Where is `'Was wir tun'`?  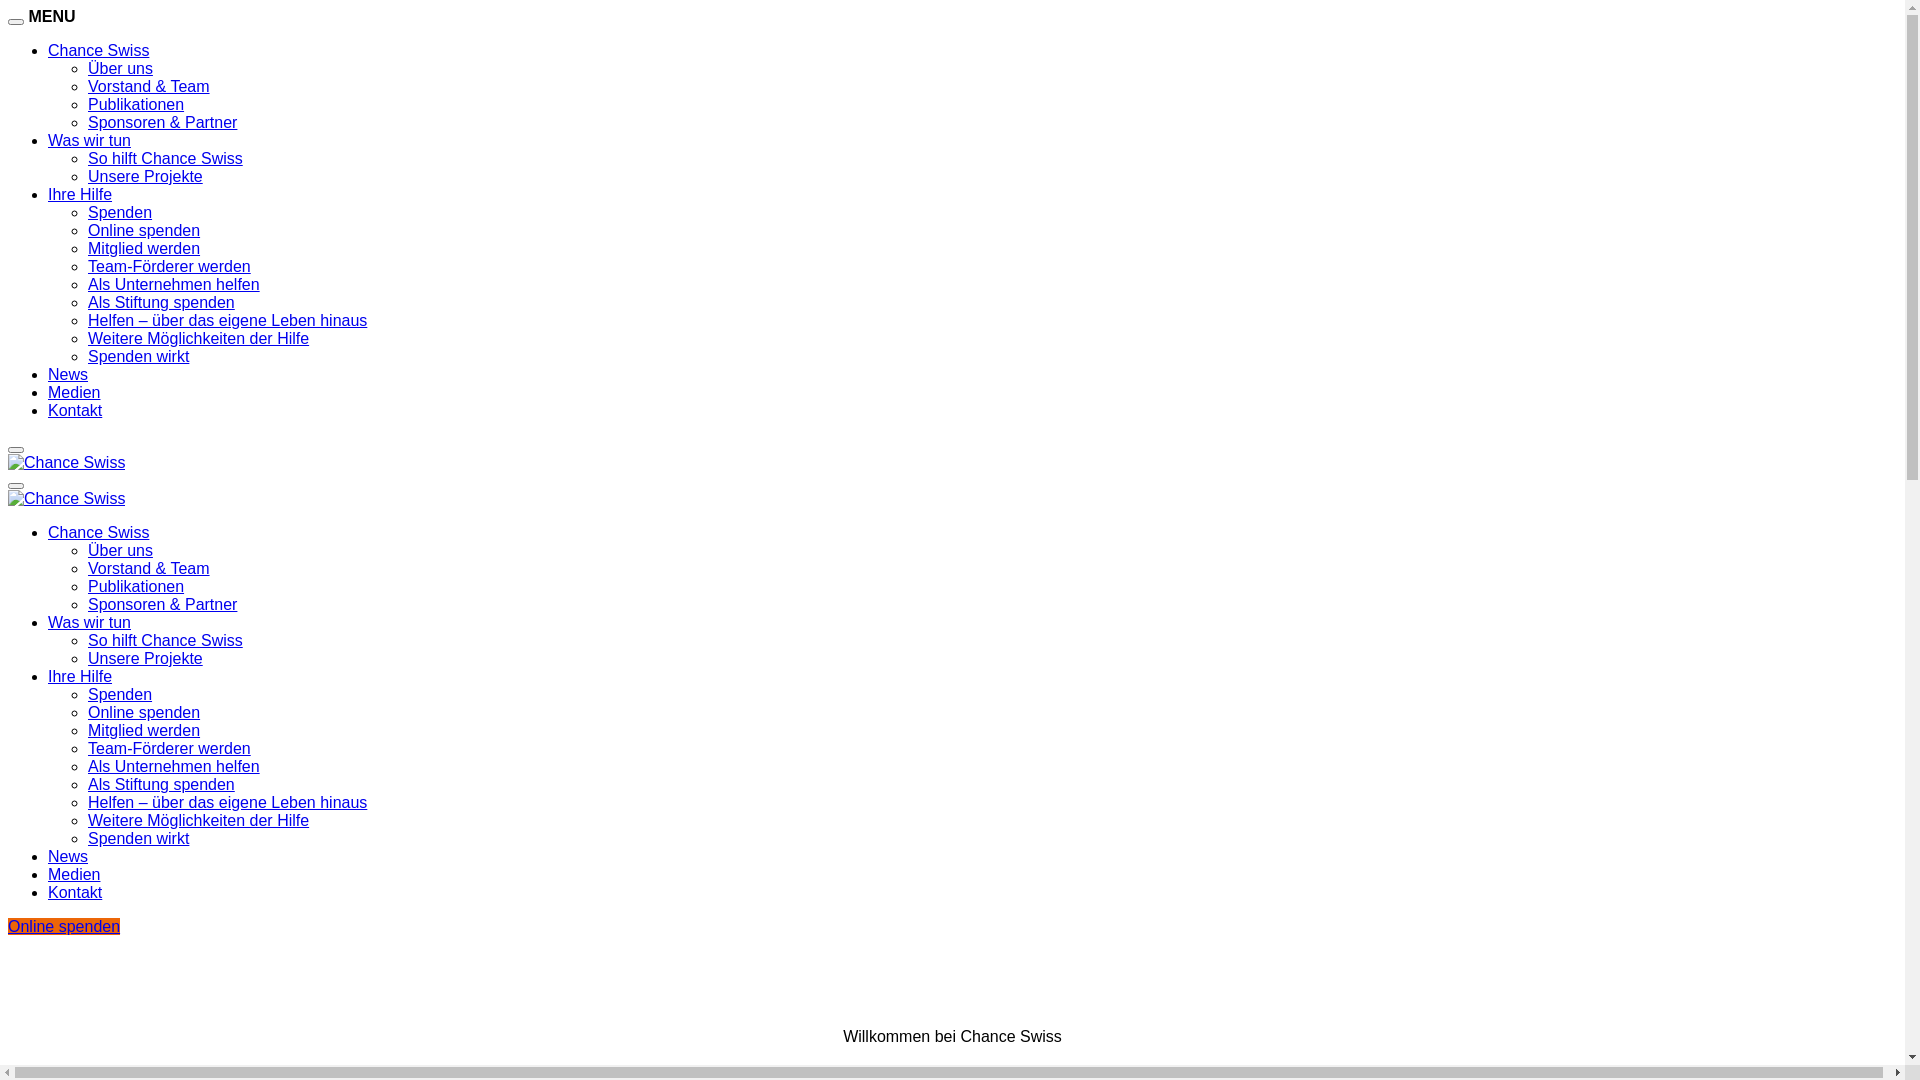 'Was wir tun' is located at coordinates (88, 621).